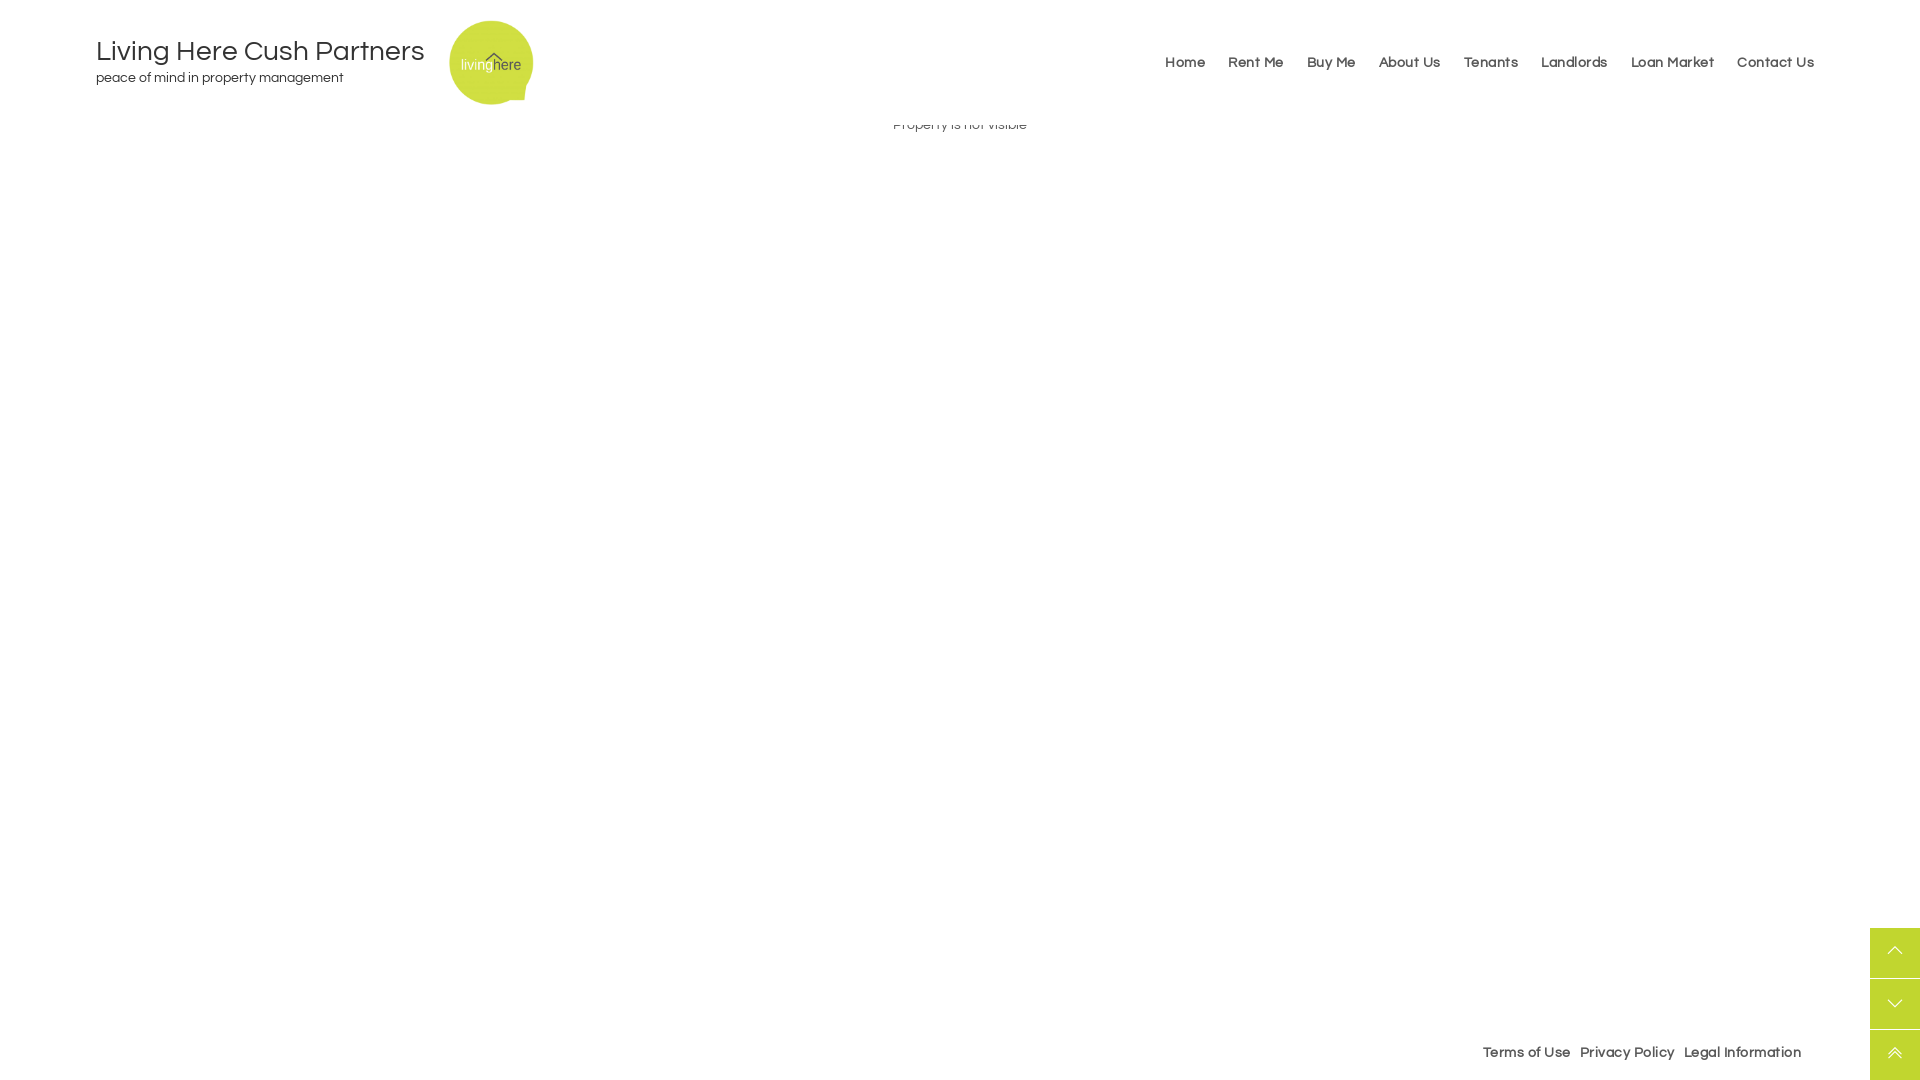  I want to click on 'Contact Us', so click(1775, 60).